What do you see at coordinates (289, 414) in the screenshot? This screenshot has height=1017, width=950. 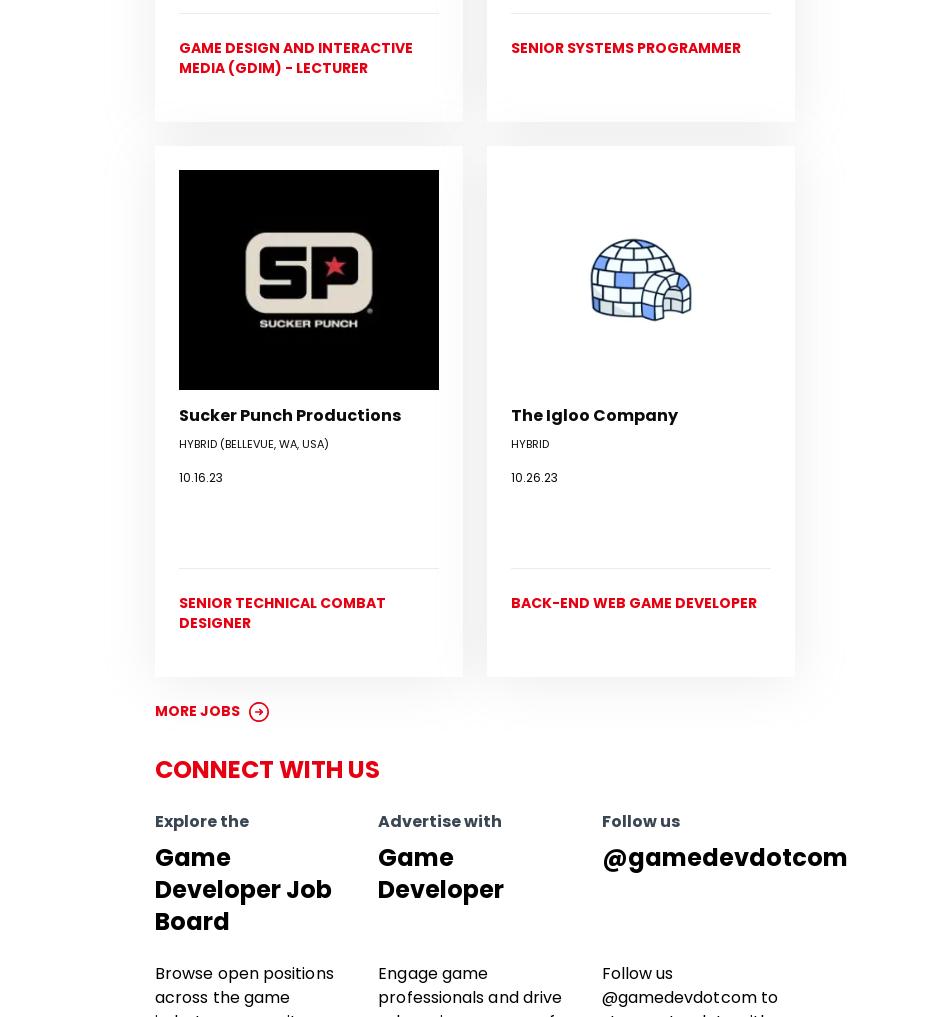 I see `'Sucker Punch Productions'` at bounding box center [289, 414].